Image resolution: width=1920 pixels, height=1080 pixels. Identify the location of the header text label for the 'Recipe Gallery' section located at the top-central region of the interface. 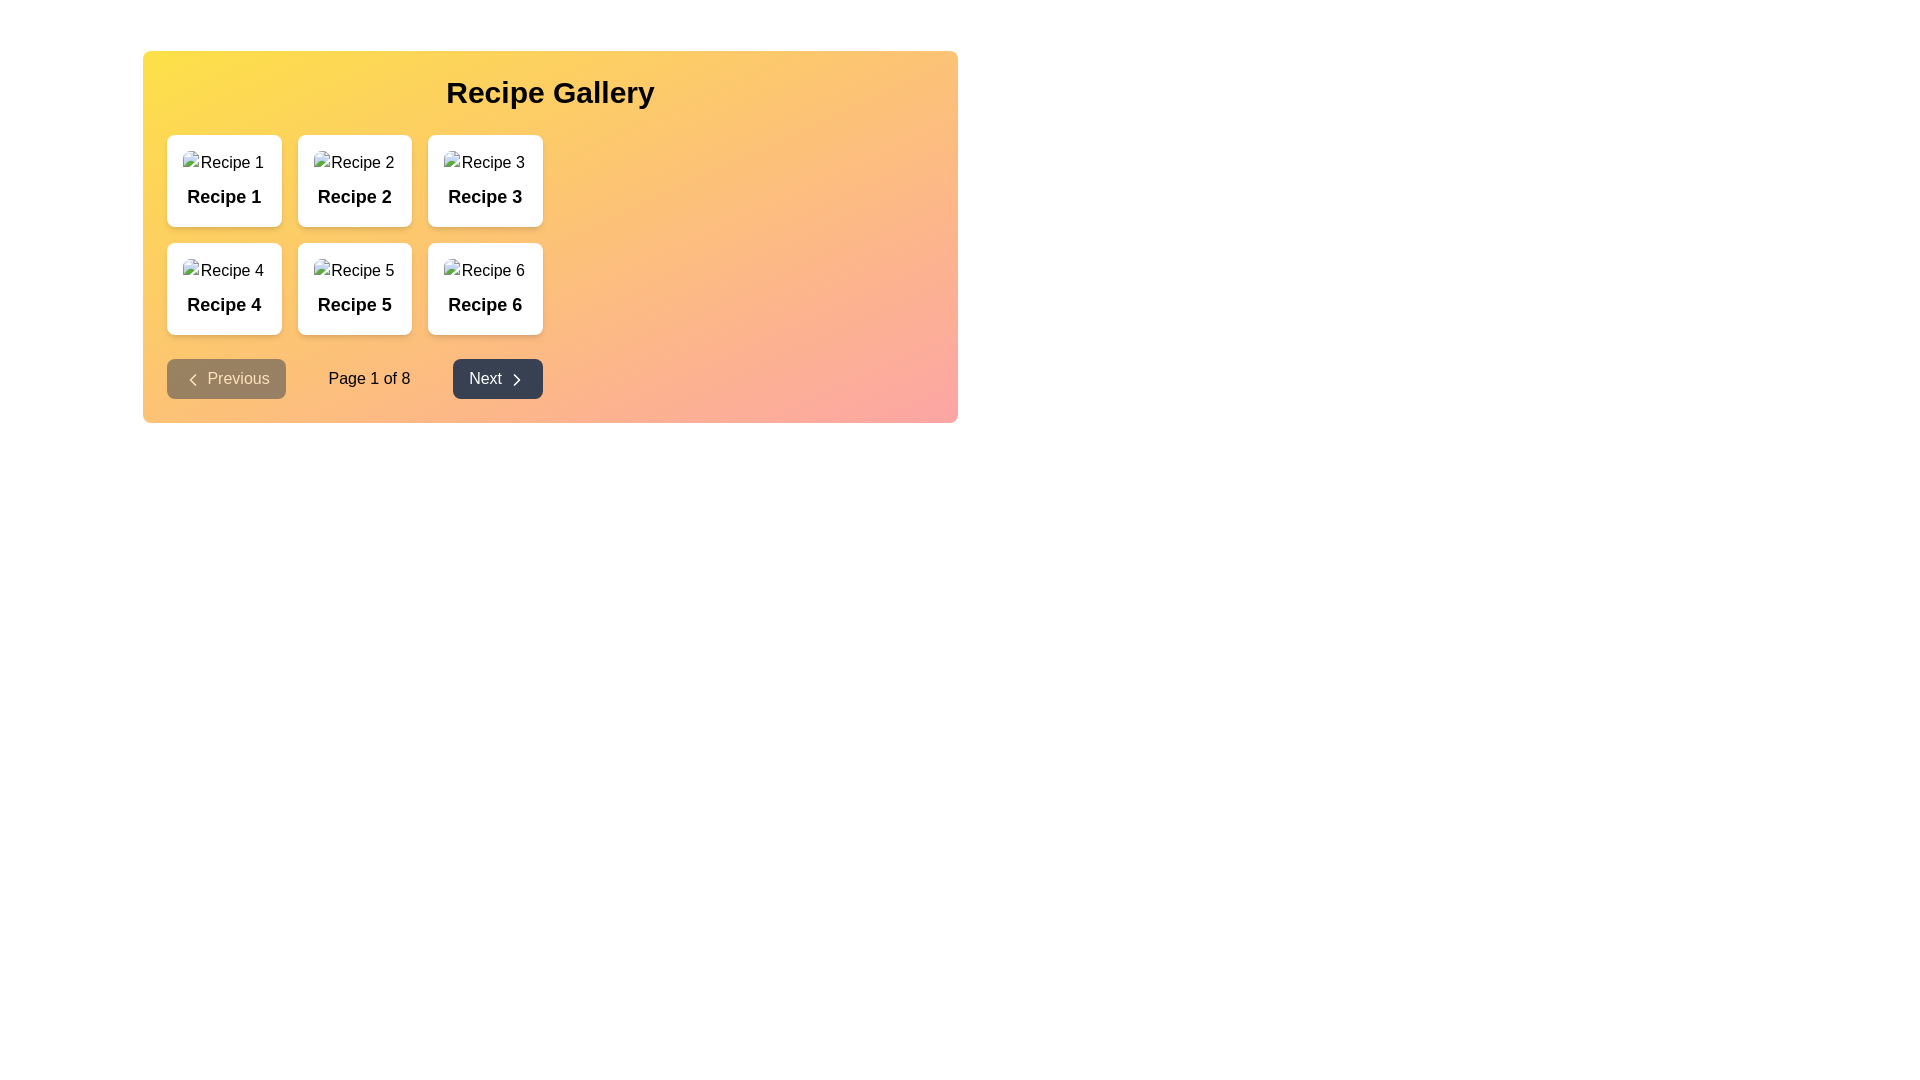
(550, 92).